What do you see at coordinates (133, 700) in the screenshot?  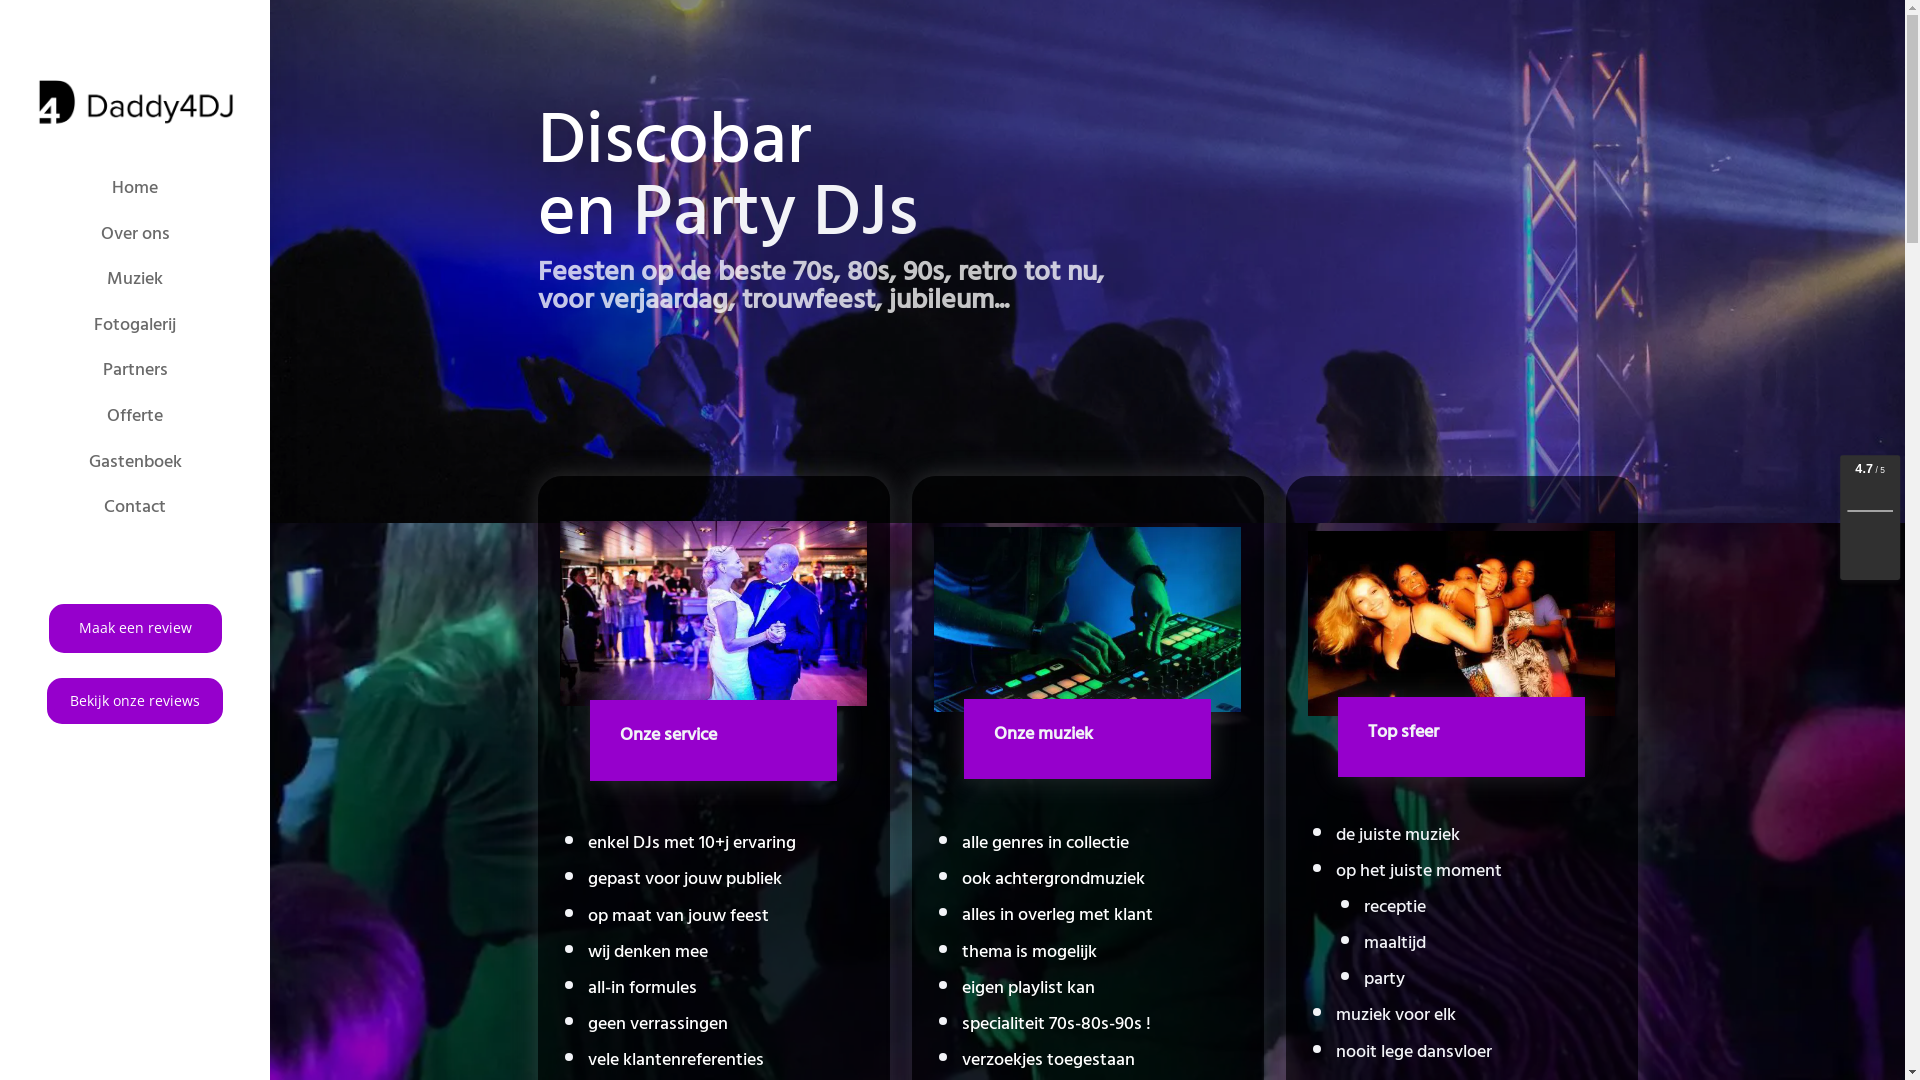 I see `'Bekijk onze reviews'` at bounding box center [133, 700].